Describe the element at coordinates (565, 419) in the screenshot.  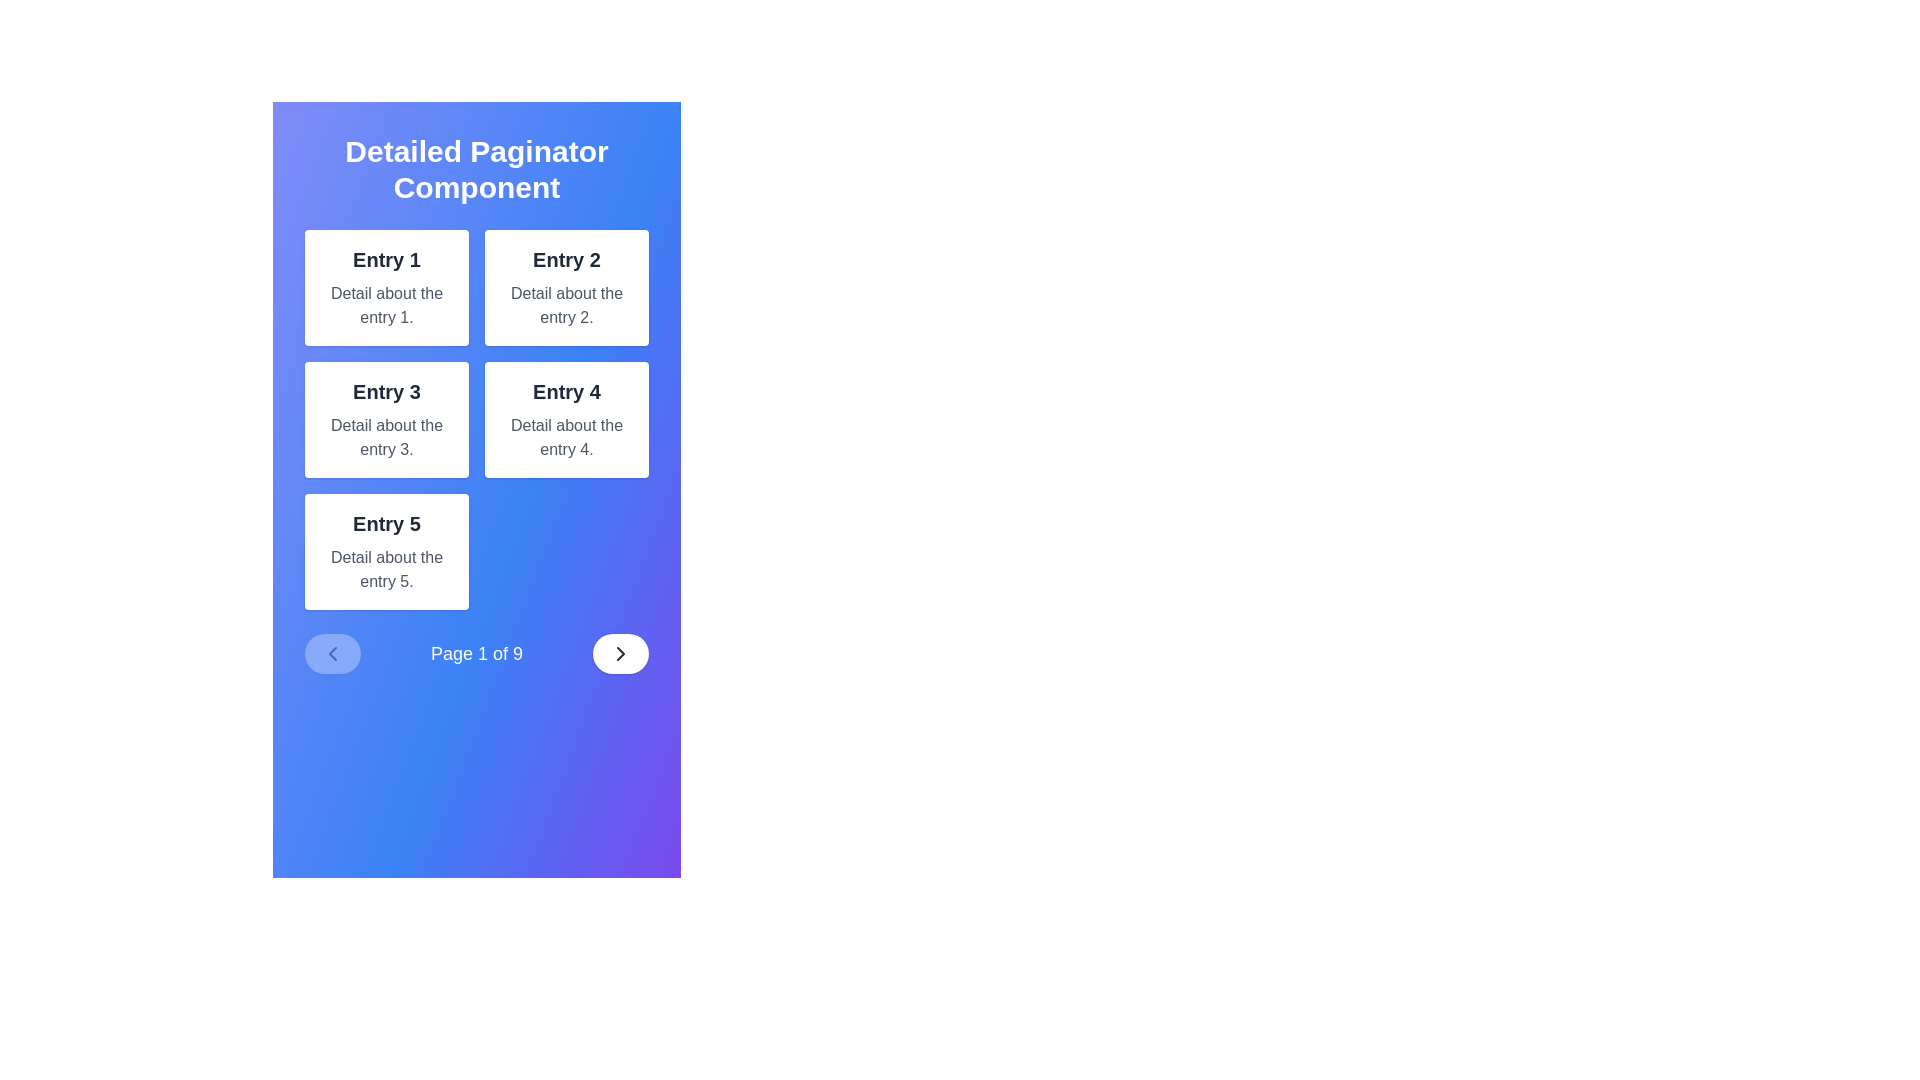
I see `the Information card labeled 'Entry 4', which features a white background, rounded corners, and contains the title 'Entry 4' in dark gray at the top and a smaller text 'Detail about the entry 4.'` at that location.